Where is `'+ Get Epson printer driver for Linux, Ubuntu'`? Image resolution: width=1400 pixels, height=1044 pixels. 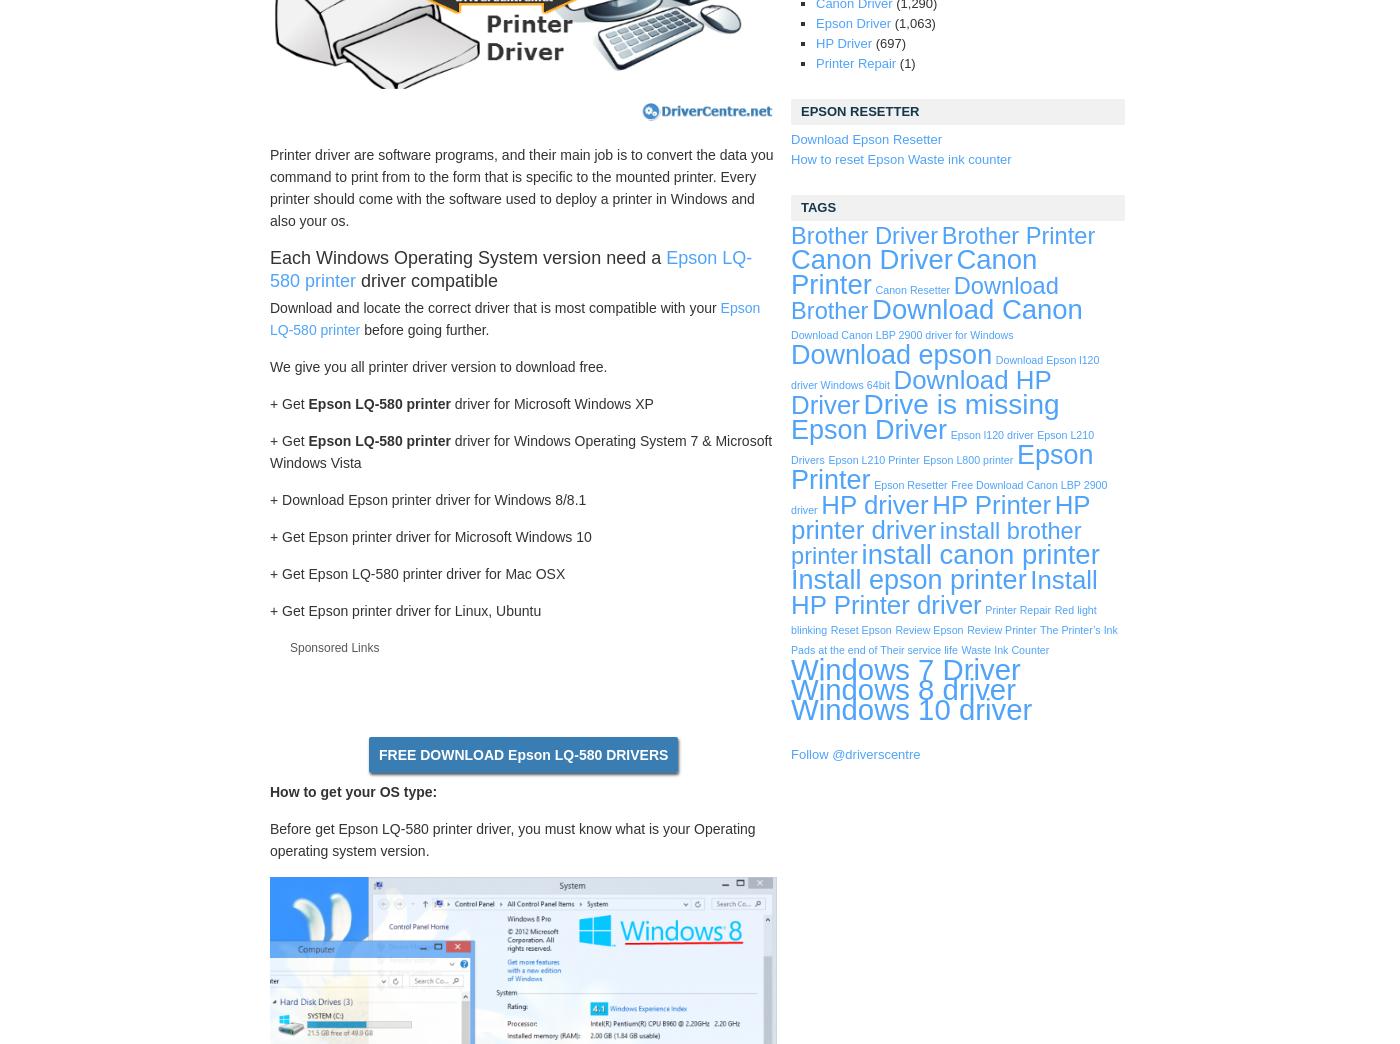 '+ Get Epson printer driver for Linux, Ubuntu' is located at coordinates (405, 610).